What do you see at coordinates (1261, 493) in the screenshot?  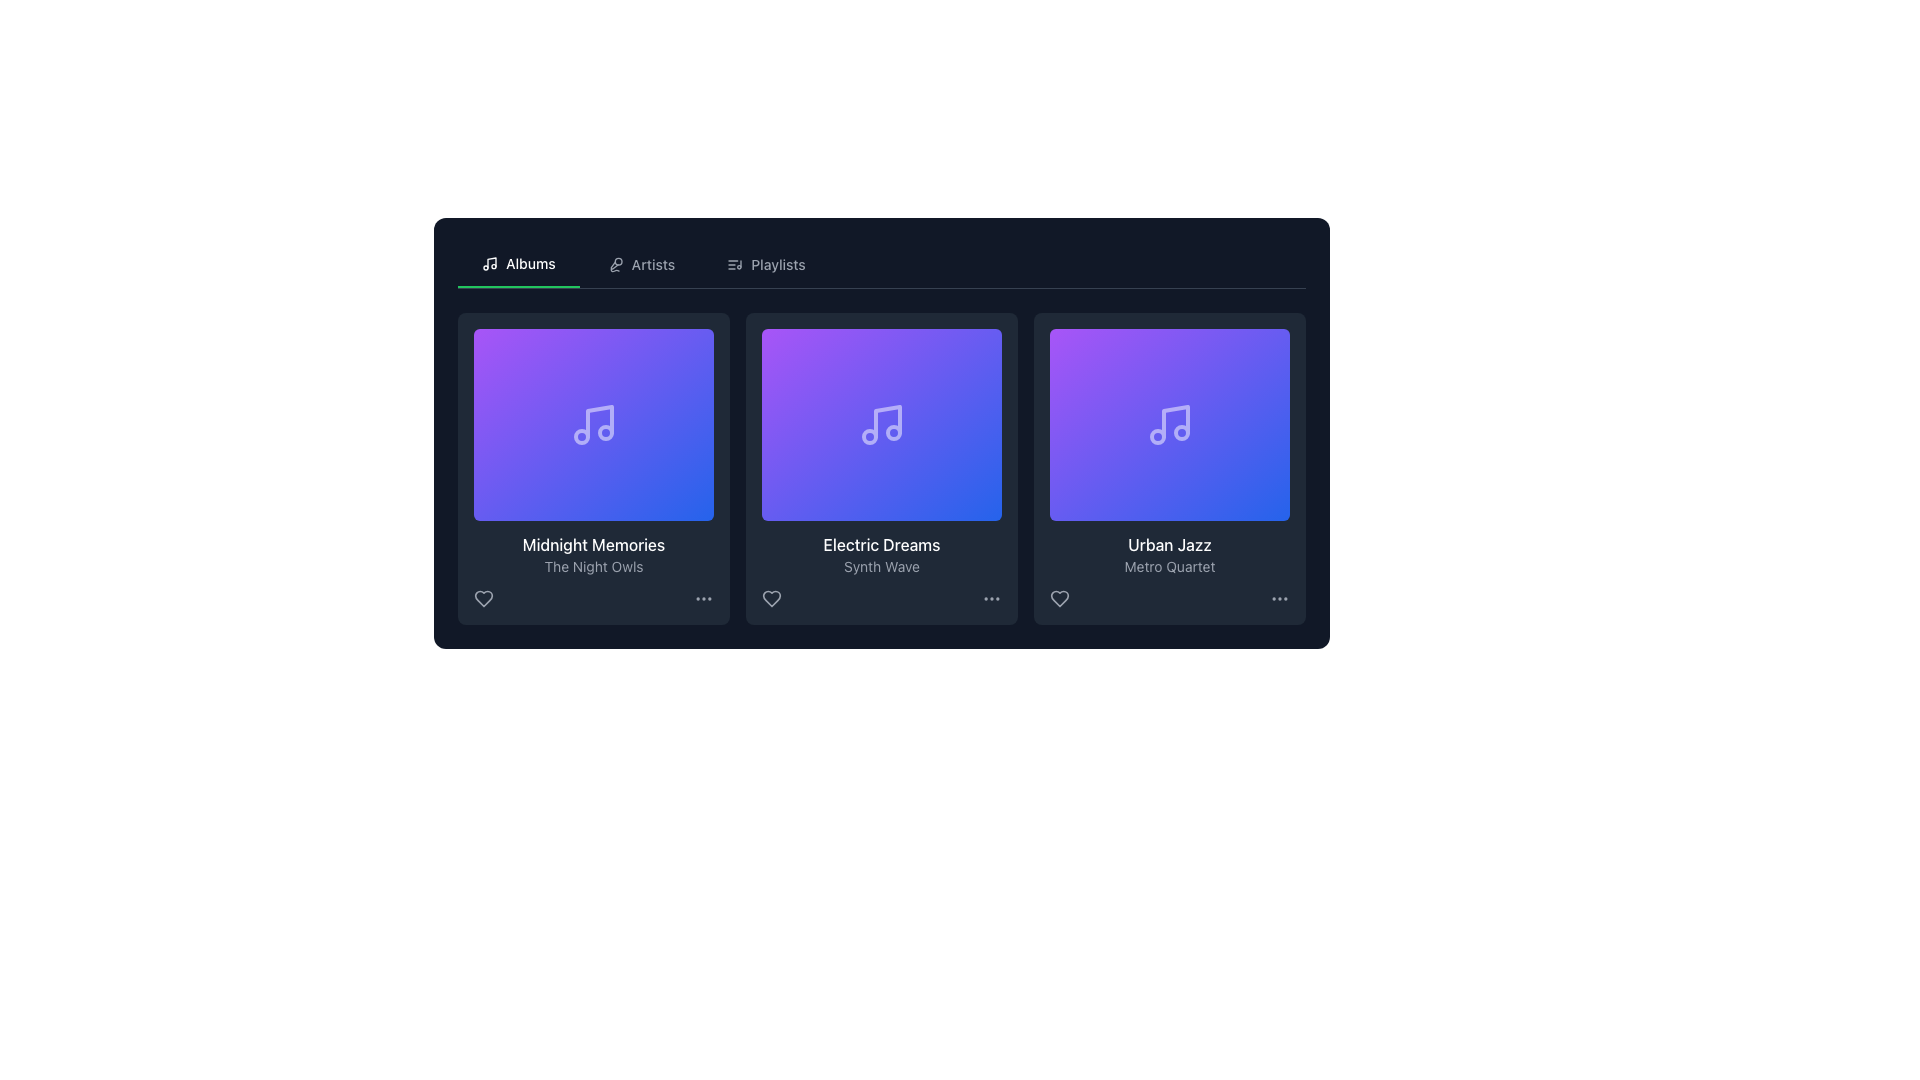 I see `the circular green play button located at the bottom-right corner of the 'Urban Jazz' card` at bounding box center [1261, 493].